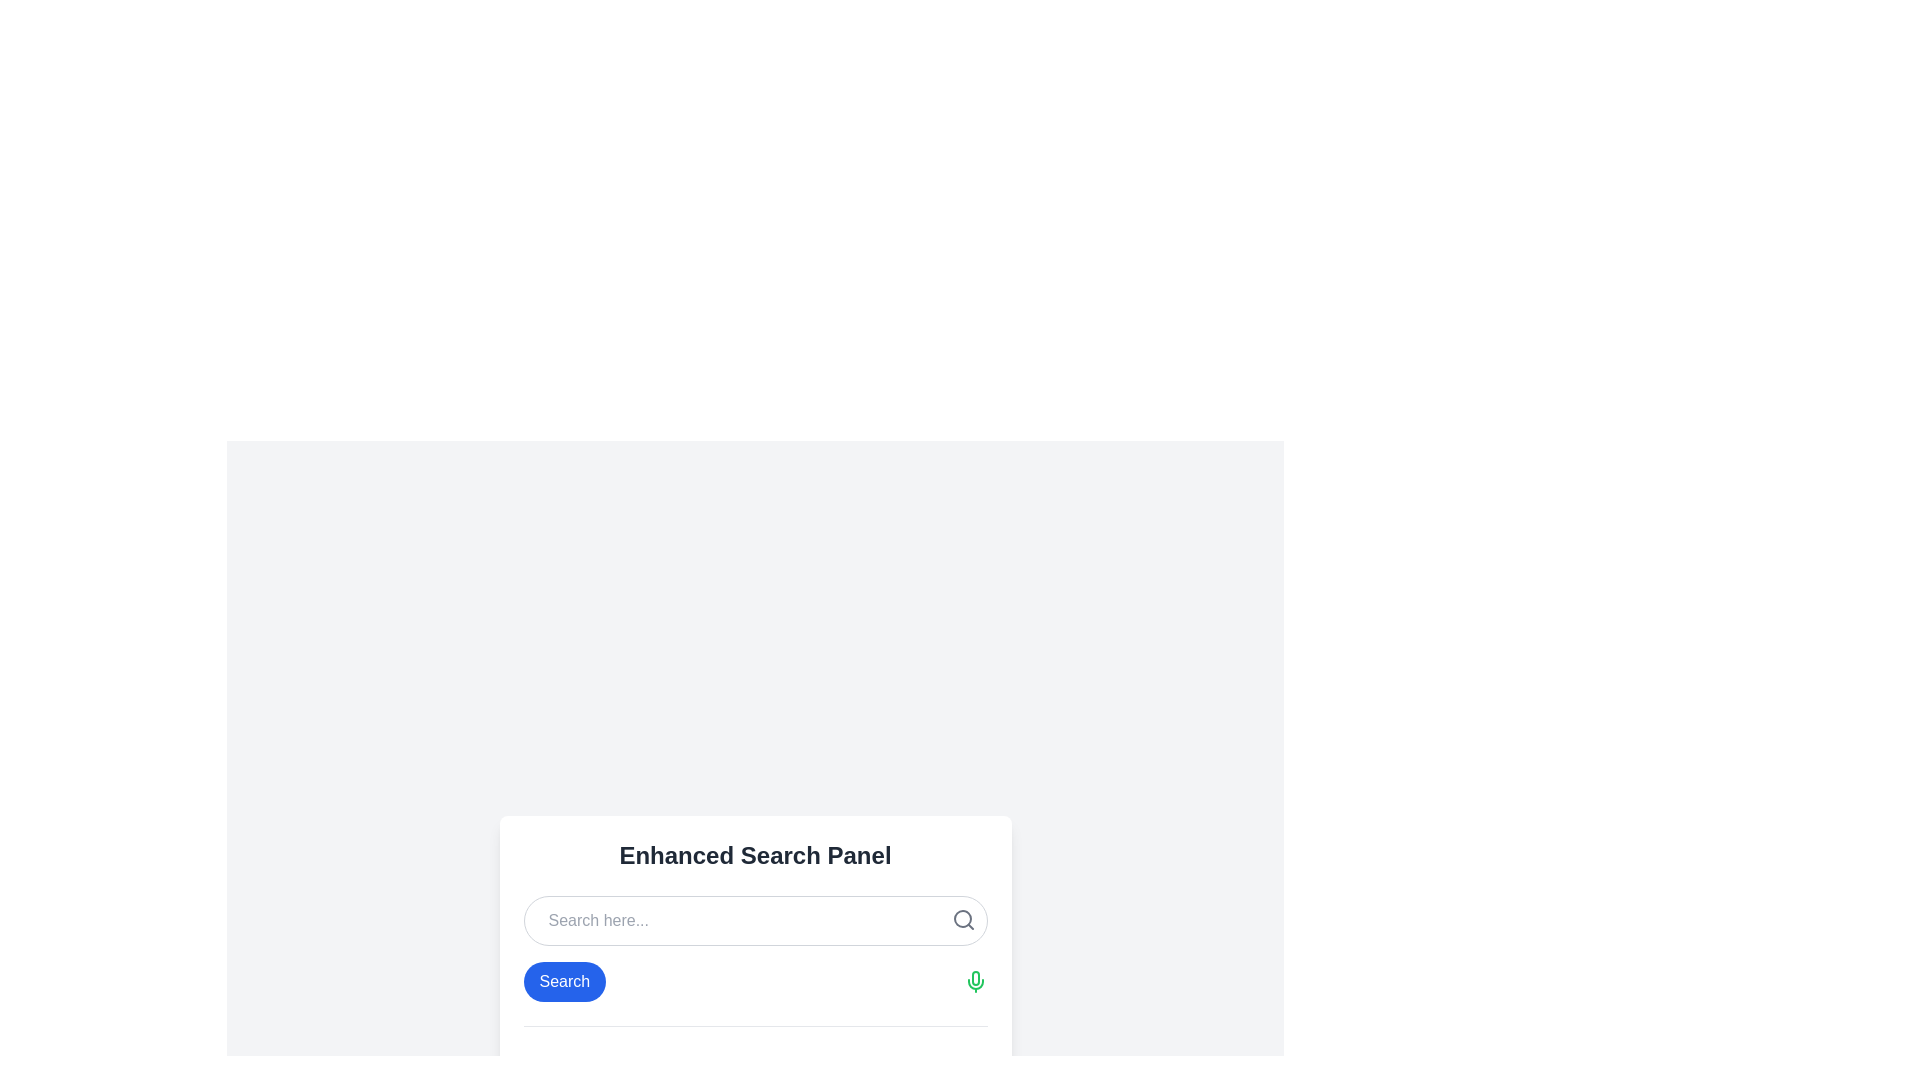  Describe the element at coordinates (975, 980) in the screenshot. I see `the microphone icon located` at that location.